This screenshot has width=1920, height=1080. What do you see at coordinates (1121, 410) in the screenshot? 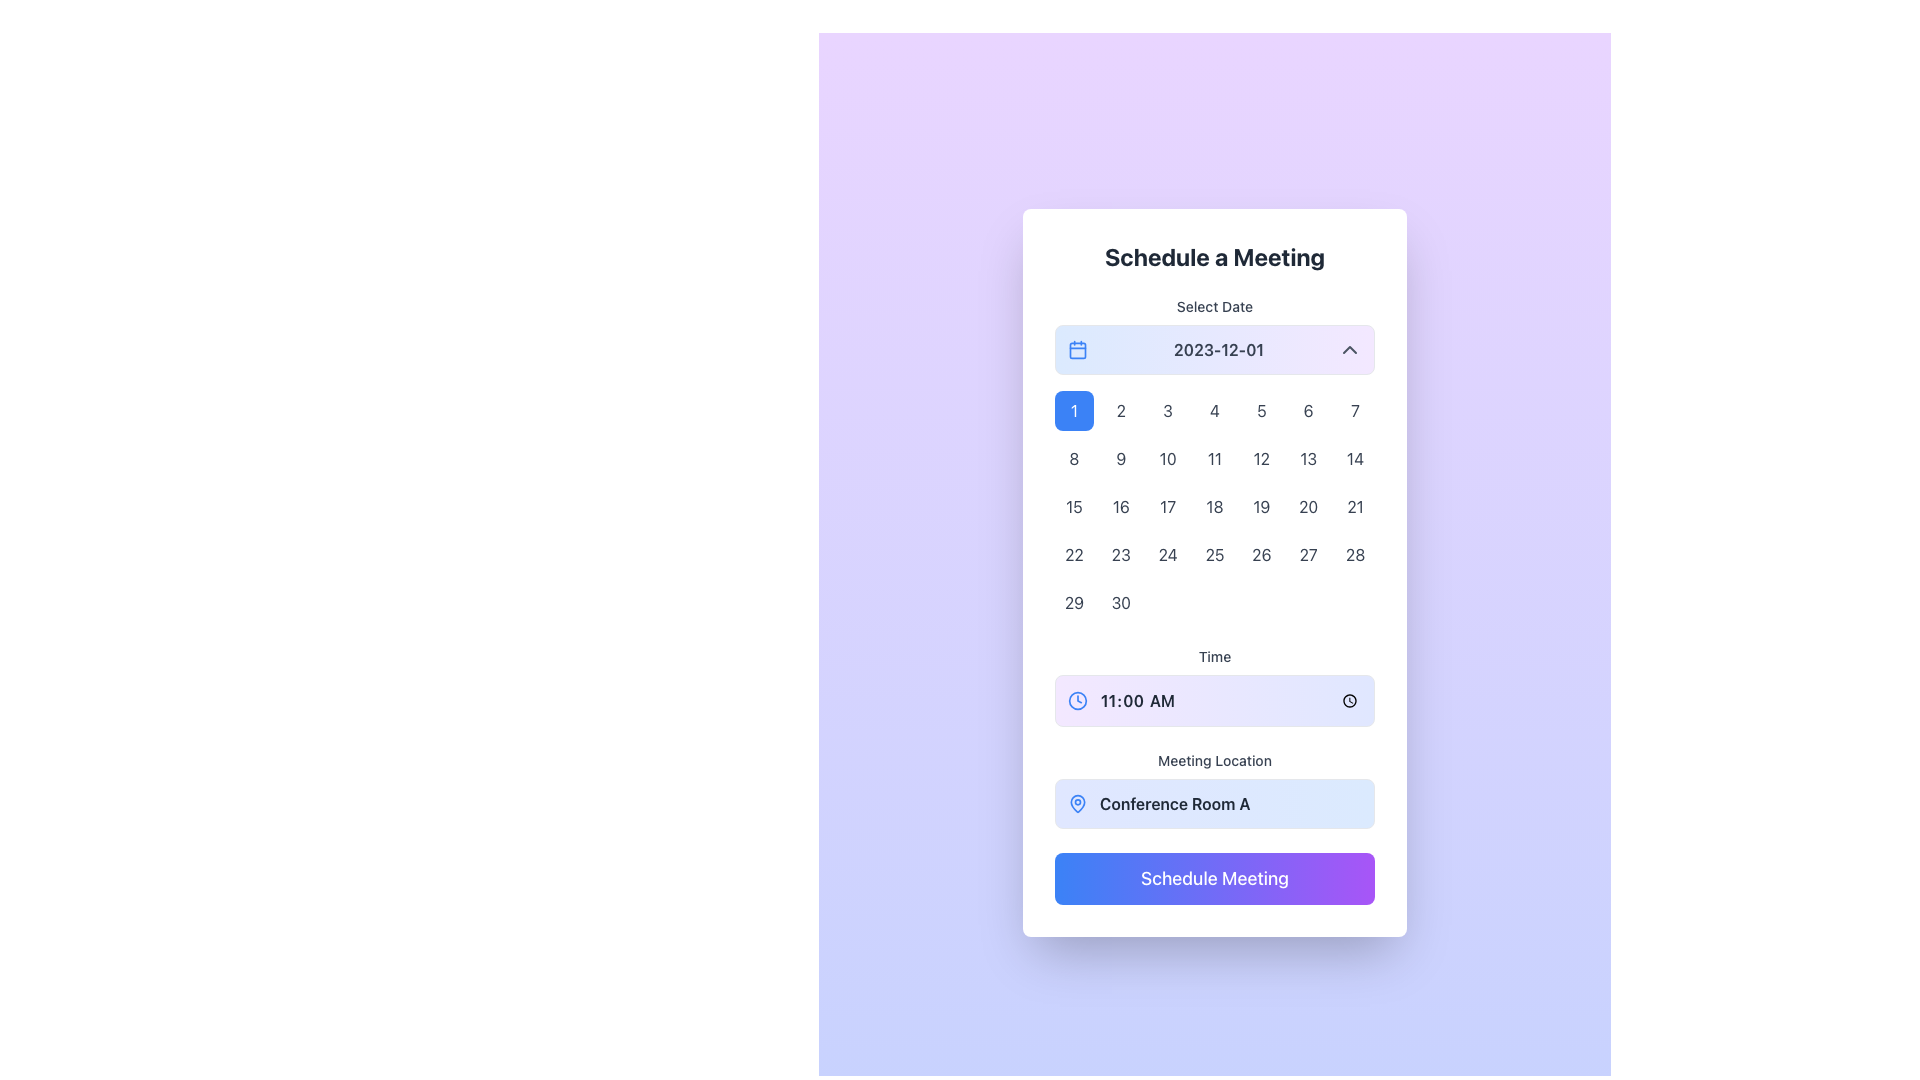
I see `the button representing the second day of the month in the calendar interface` at bounding box center [1121, 410].